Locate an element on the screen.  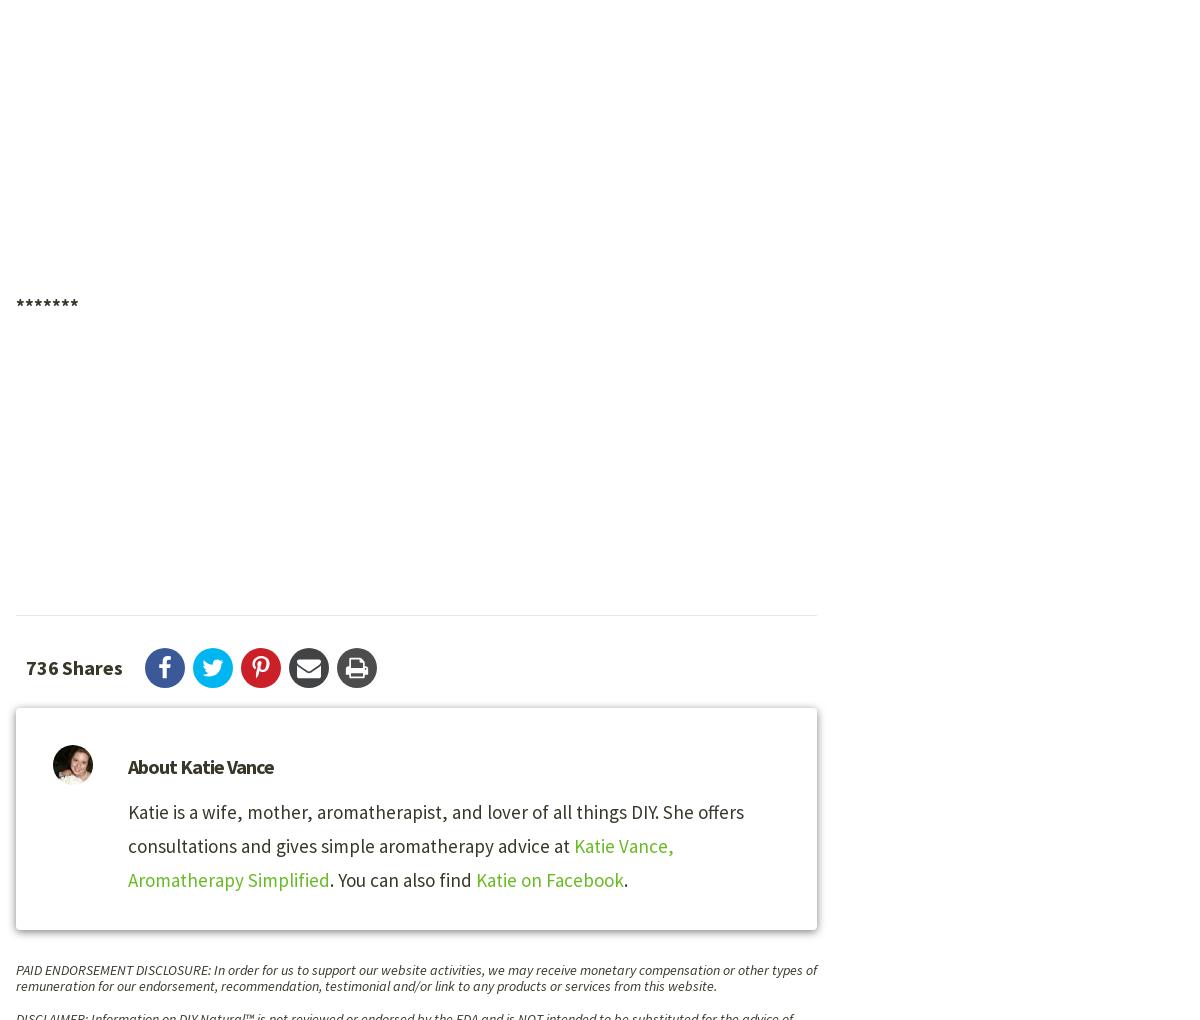
'Katie on Facebook' is located at coordinates (548, 878).